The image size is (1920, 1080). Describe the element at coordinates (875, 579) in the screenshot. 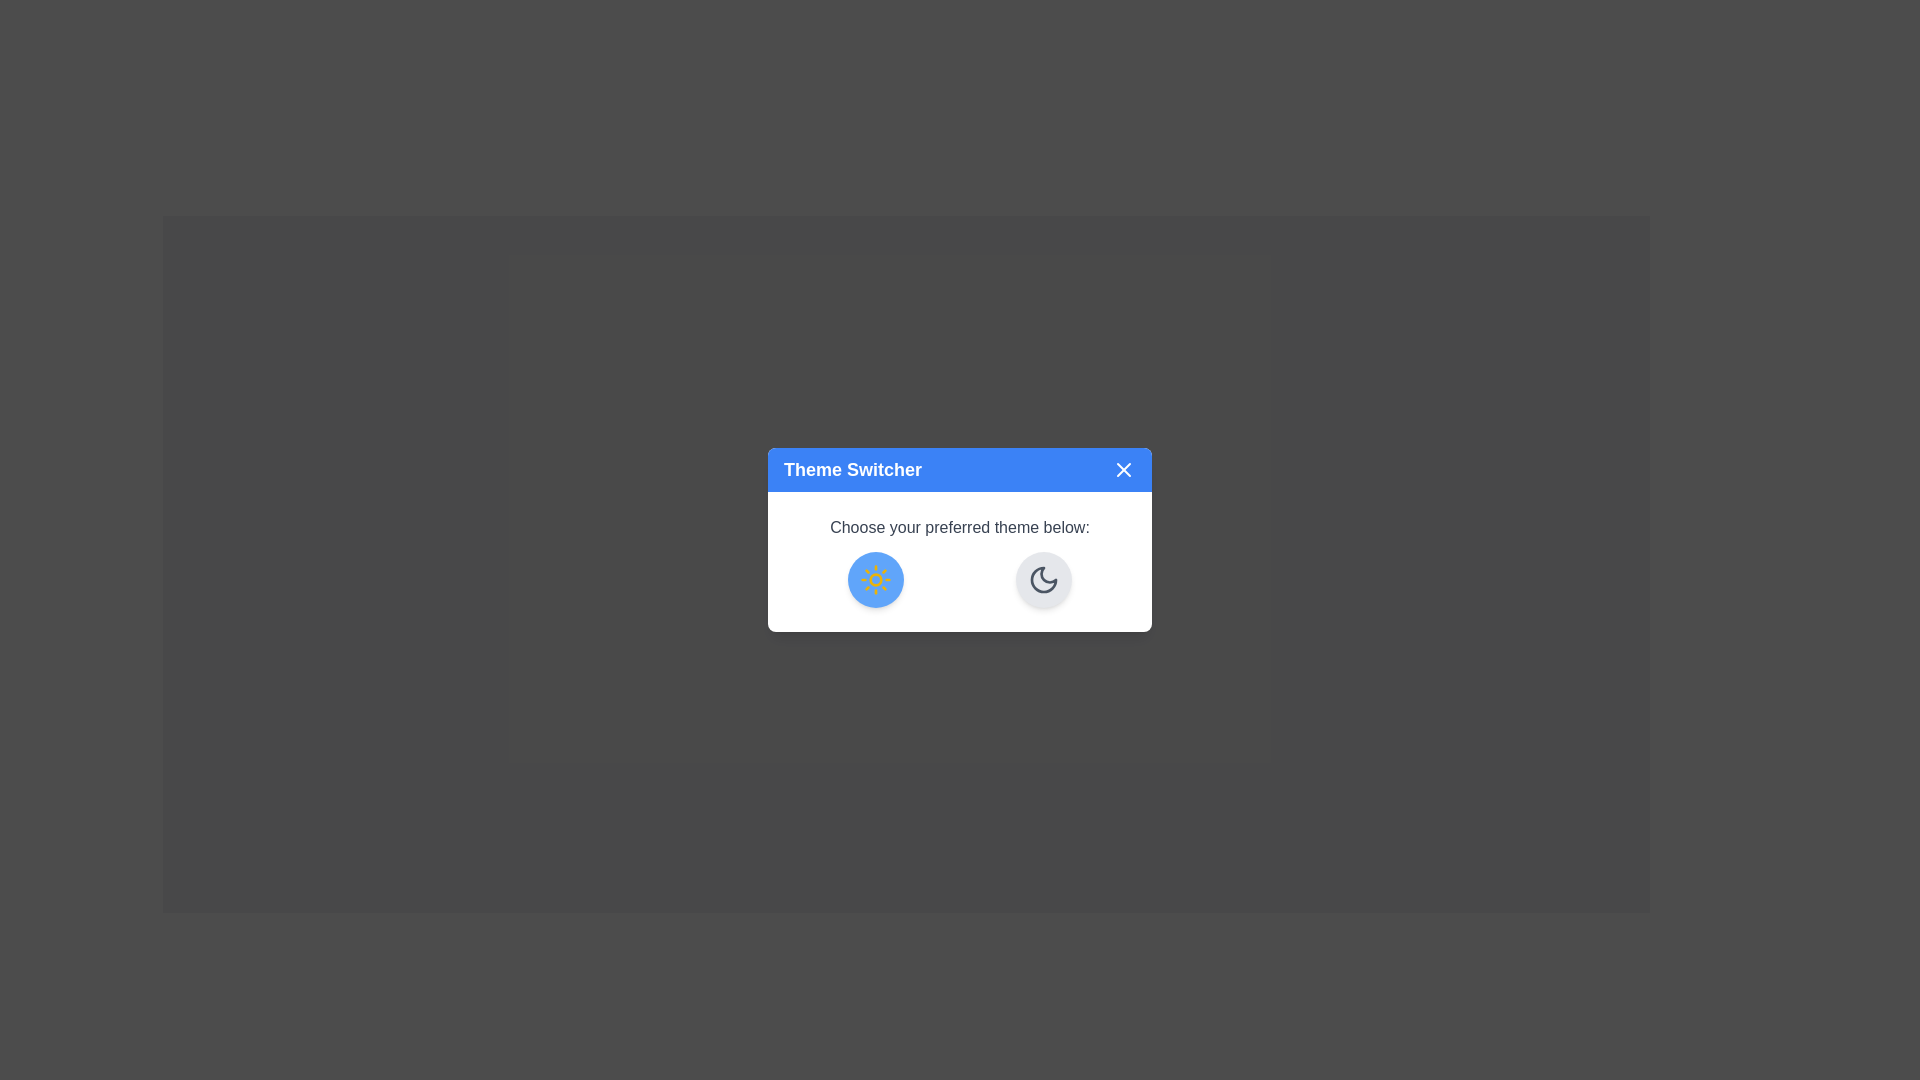

I see `the sun icon representing the light theme selector inside the button` at that location.